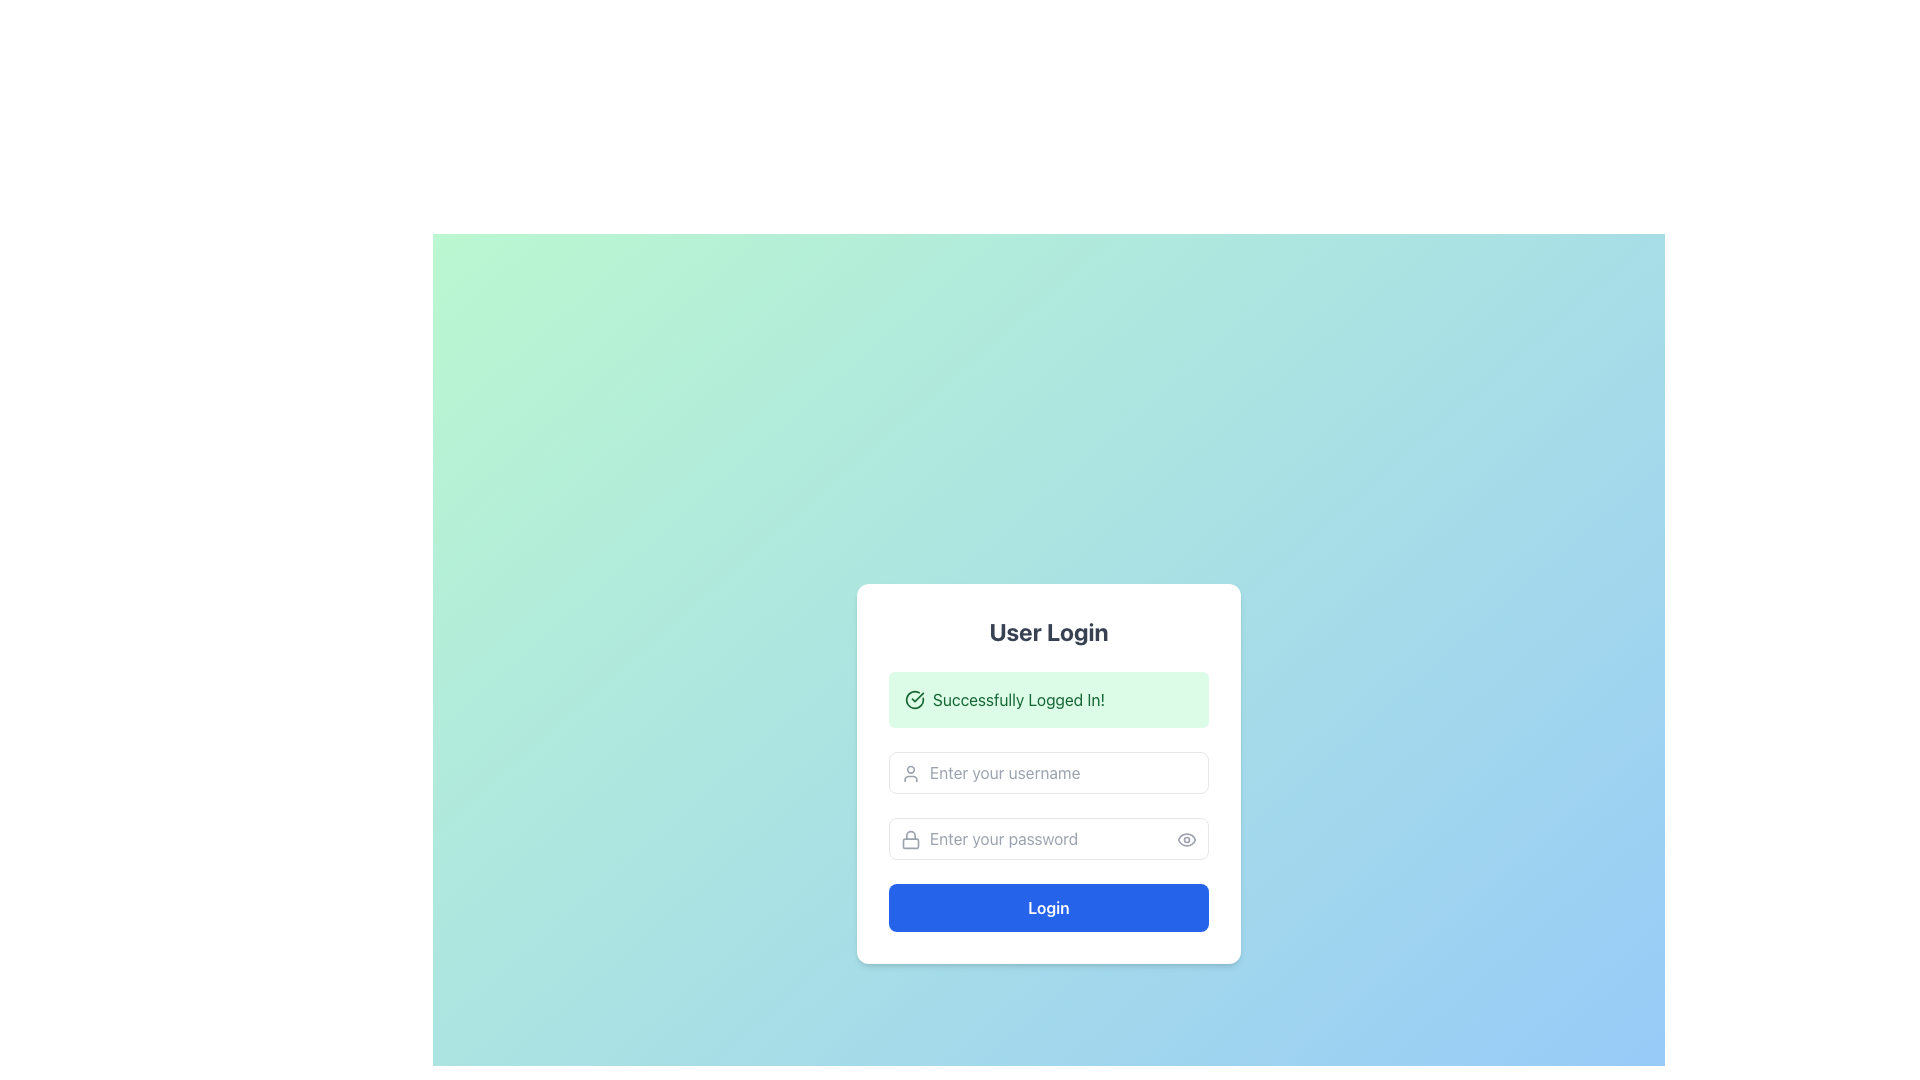  Describe the element at coordinates (1048, 771) in the screenshot. I see `the first input field for username entry` at that location.